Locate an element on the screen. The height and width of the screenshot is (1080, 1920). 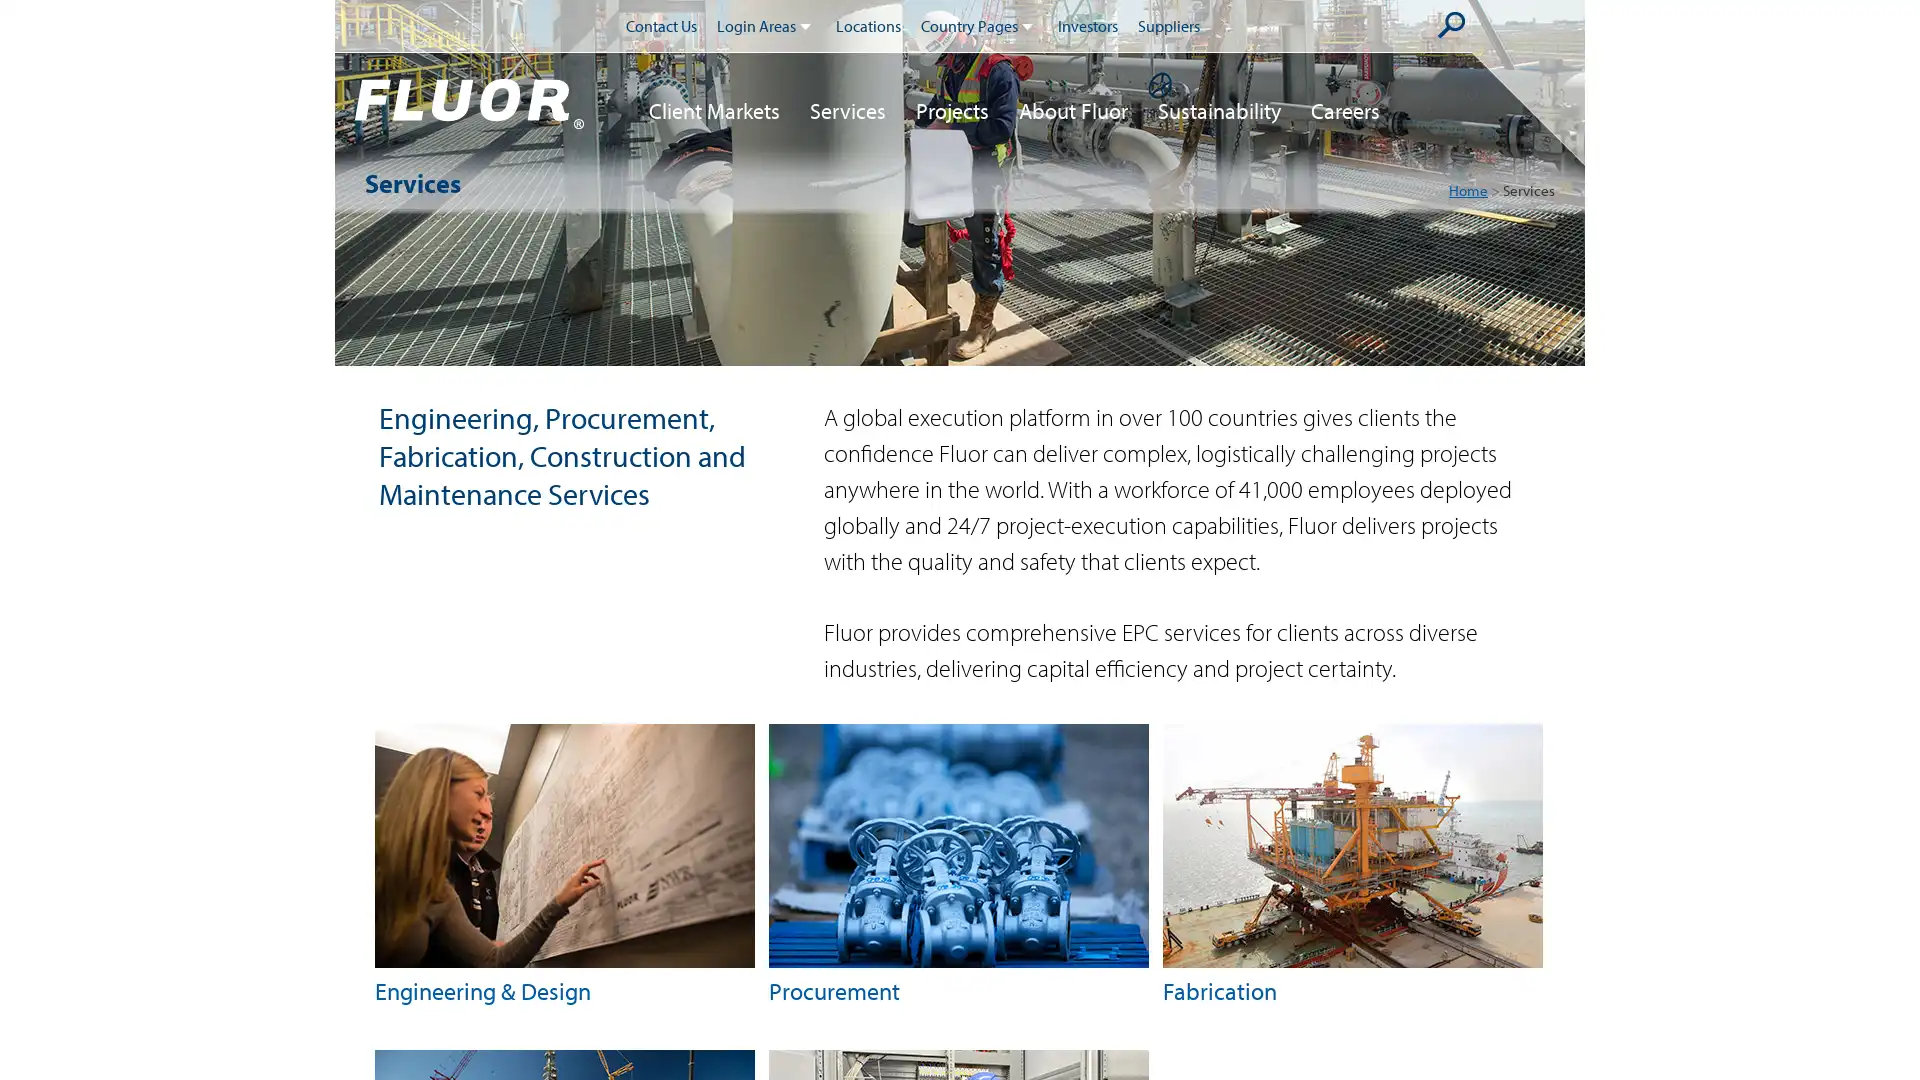
Services is located at coordinates (848, 98).